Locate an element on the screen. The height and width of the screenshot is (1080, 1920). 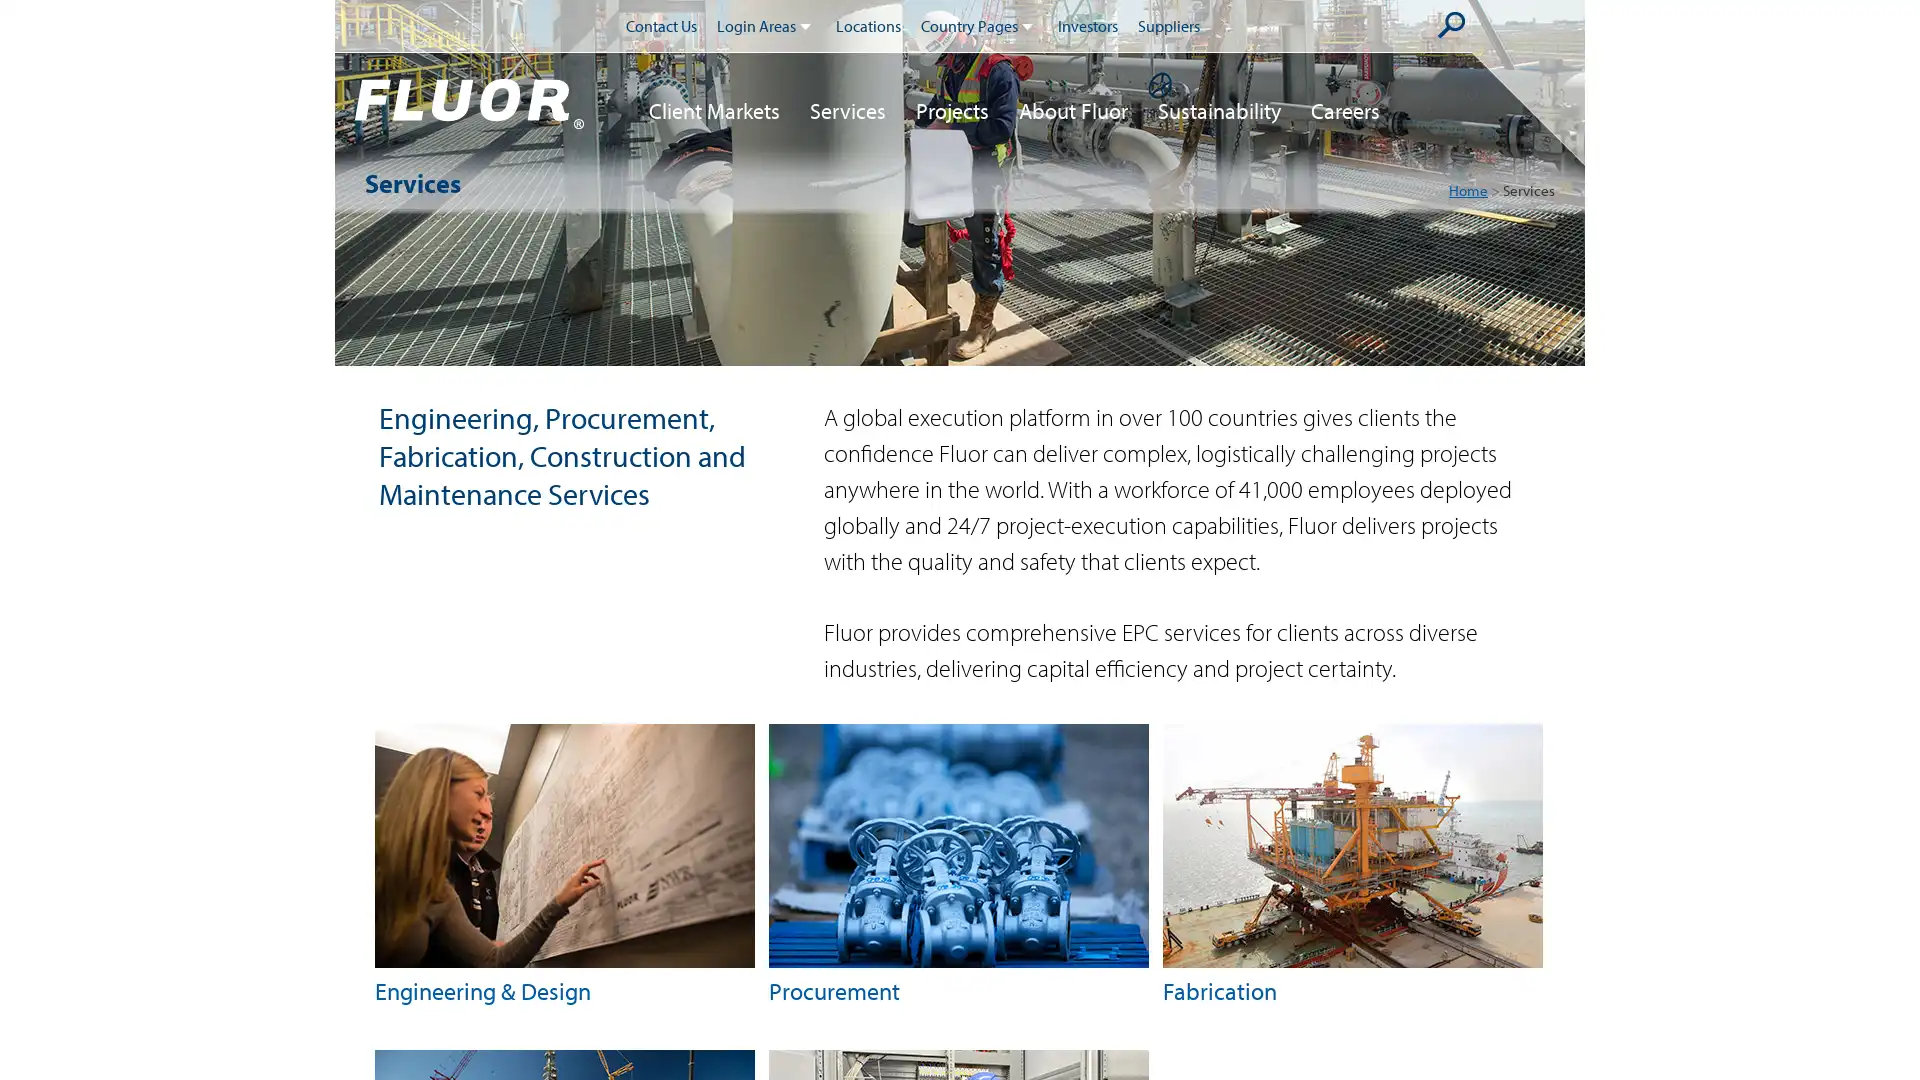
Services is located at coordinates (848, 98).